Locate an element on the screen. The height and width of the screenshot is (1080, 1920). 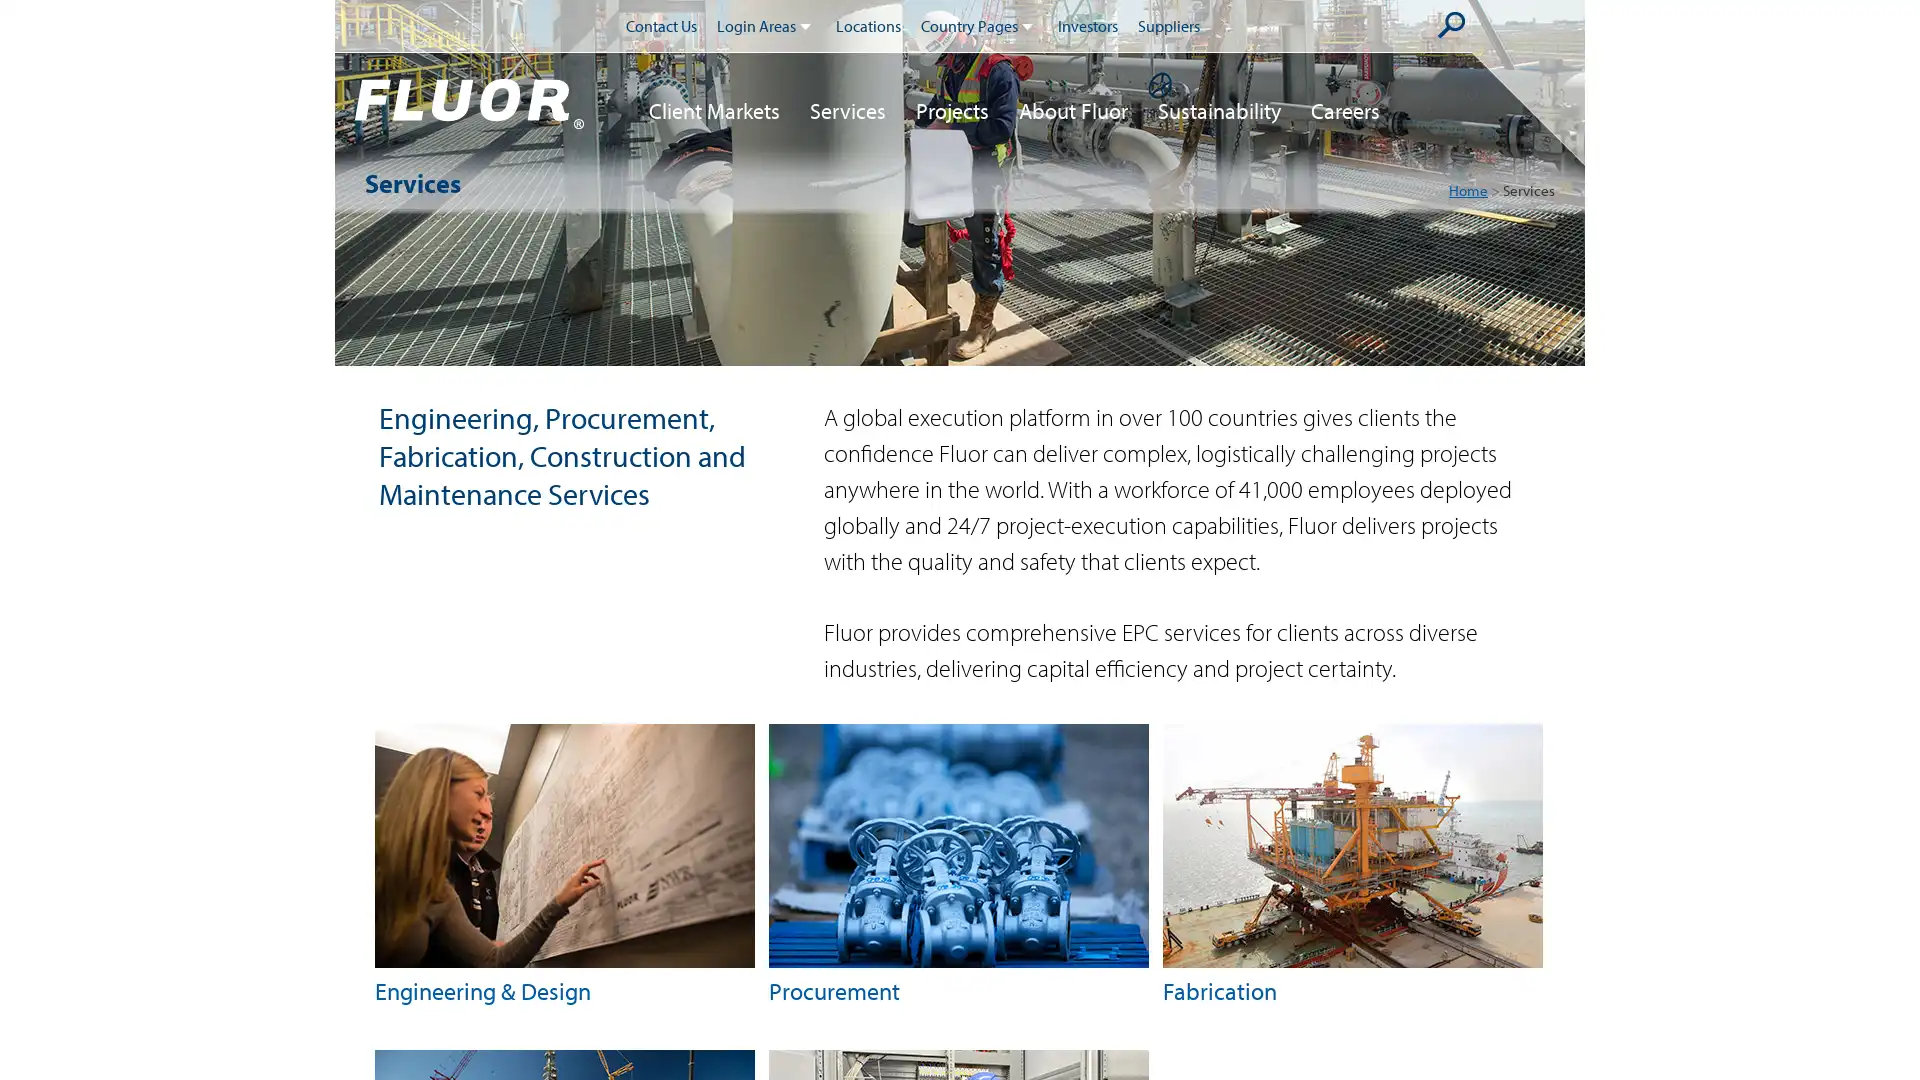
Services is located at coordinates (848, 98).